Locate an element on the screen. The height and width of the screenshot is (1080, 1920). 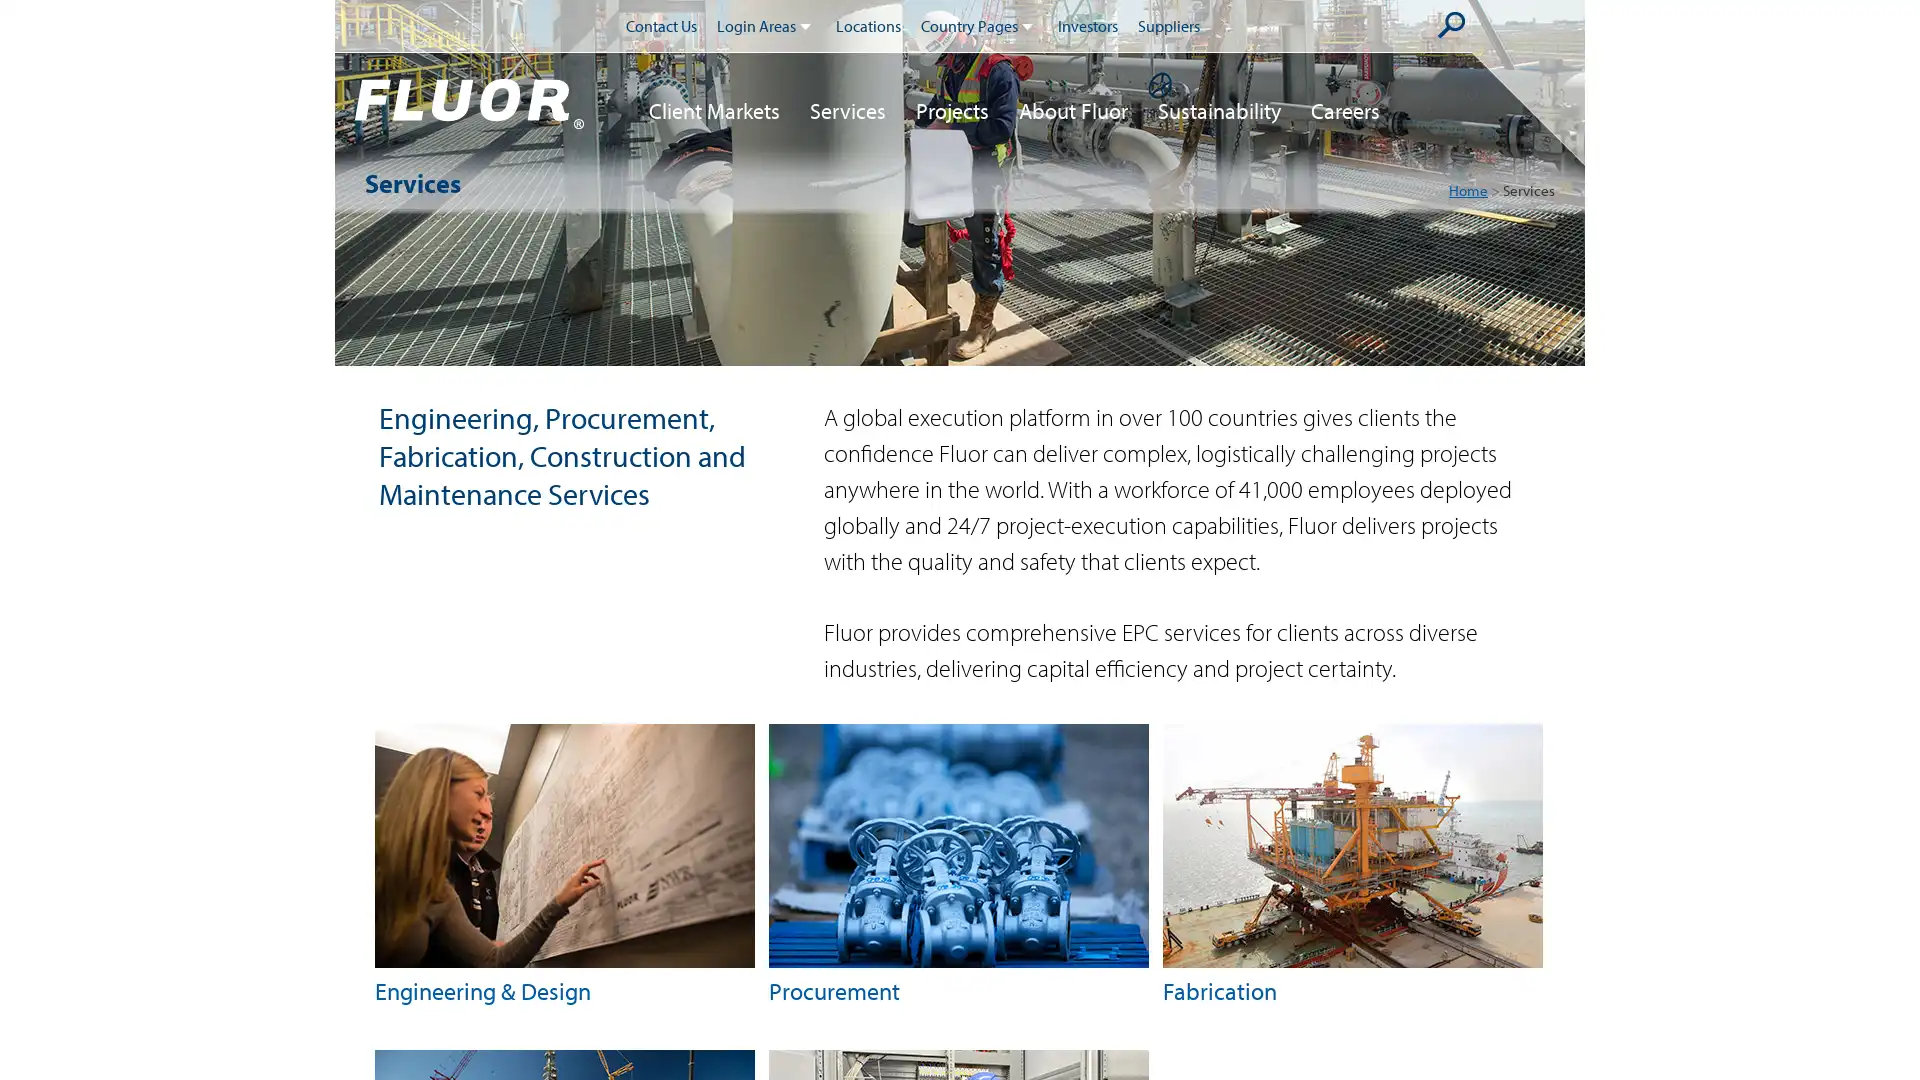
Services is located at coordinates (848, 98).